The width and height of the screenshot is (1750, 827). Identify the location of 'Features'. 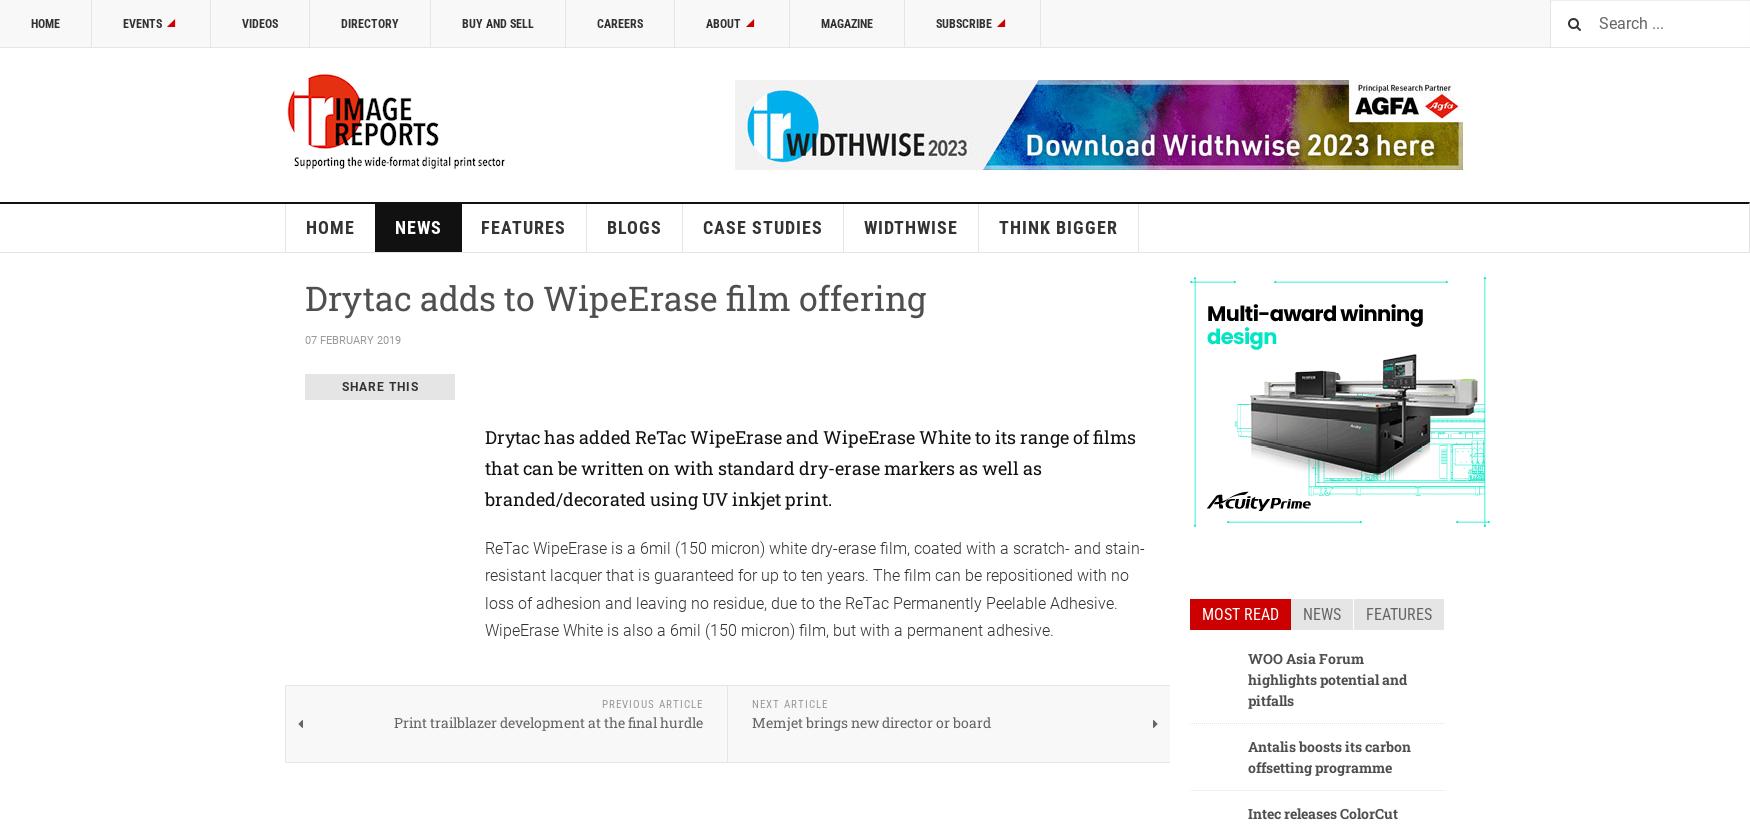
(1397, 613).